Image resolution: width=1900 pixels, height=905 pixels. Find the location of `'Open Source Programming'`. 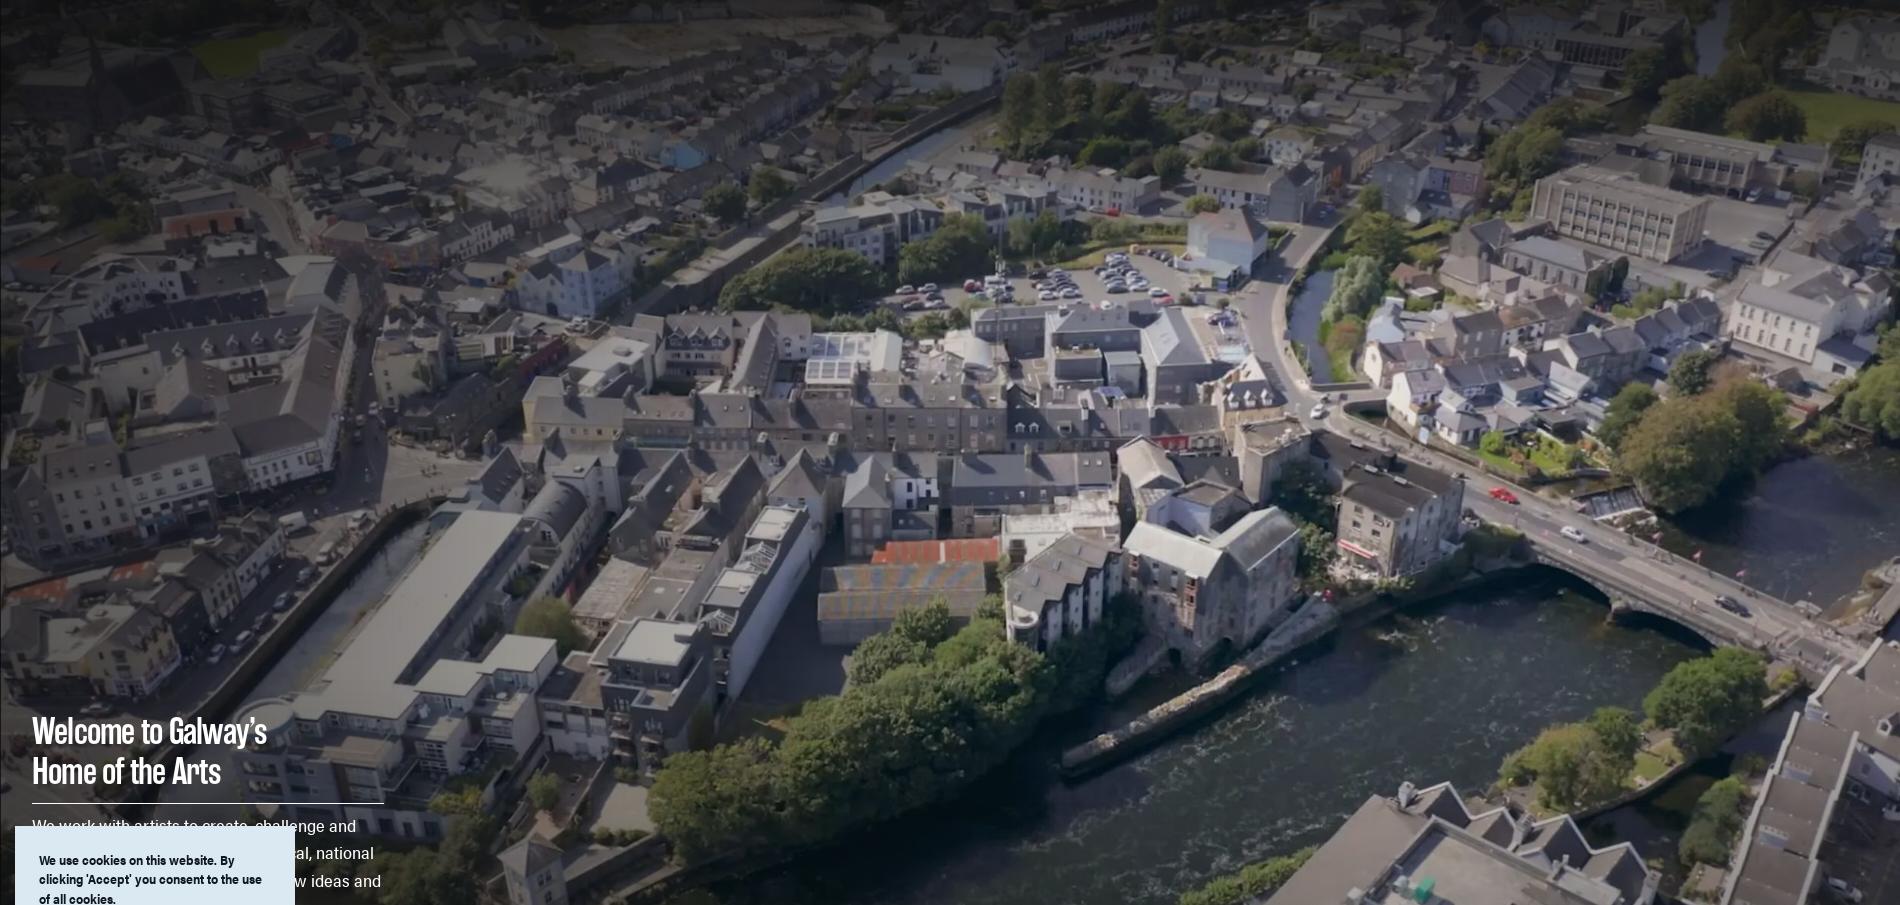

'Open Source Programming' is located at coordinates (1449, 121).